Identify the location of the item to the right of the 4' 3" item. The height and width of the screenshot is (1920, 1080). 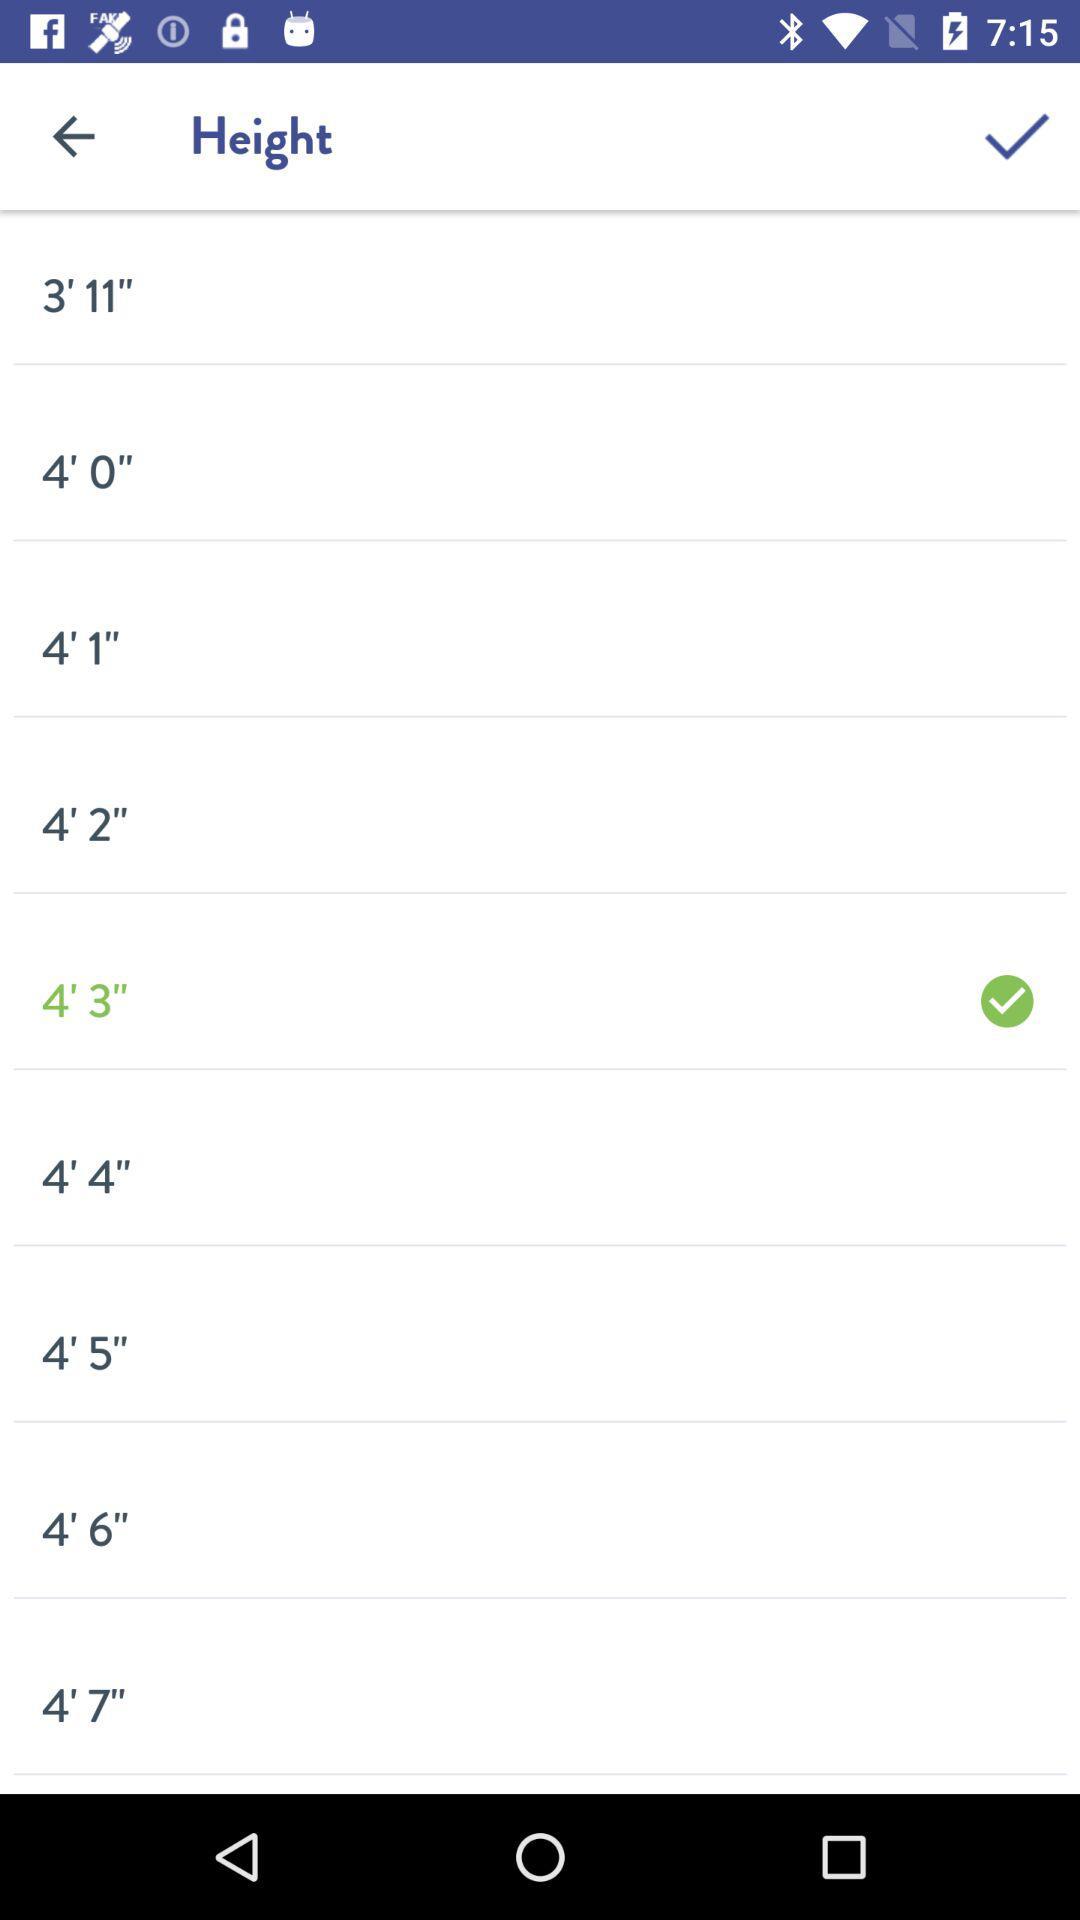
(1007, 1001).